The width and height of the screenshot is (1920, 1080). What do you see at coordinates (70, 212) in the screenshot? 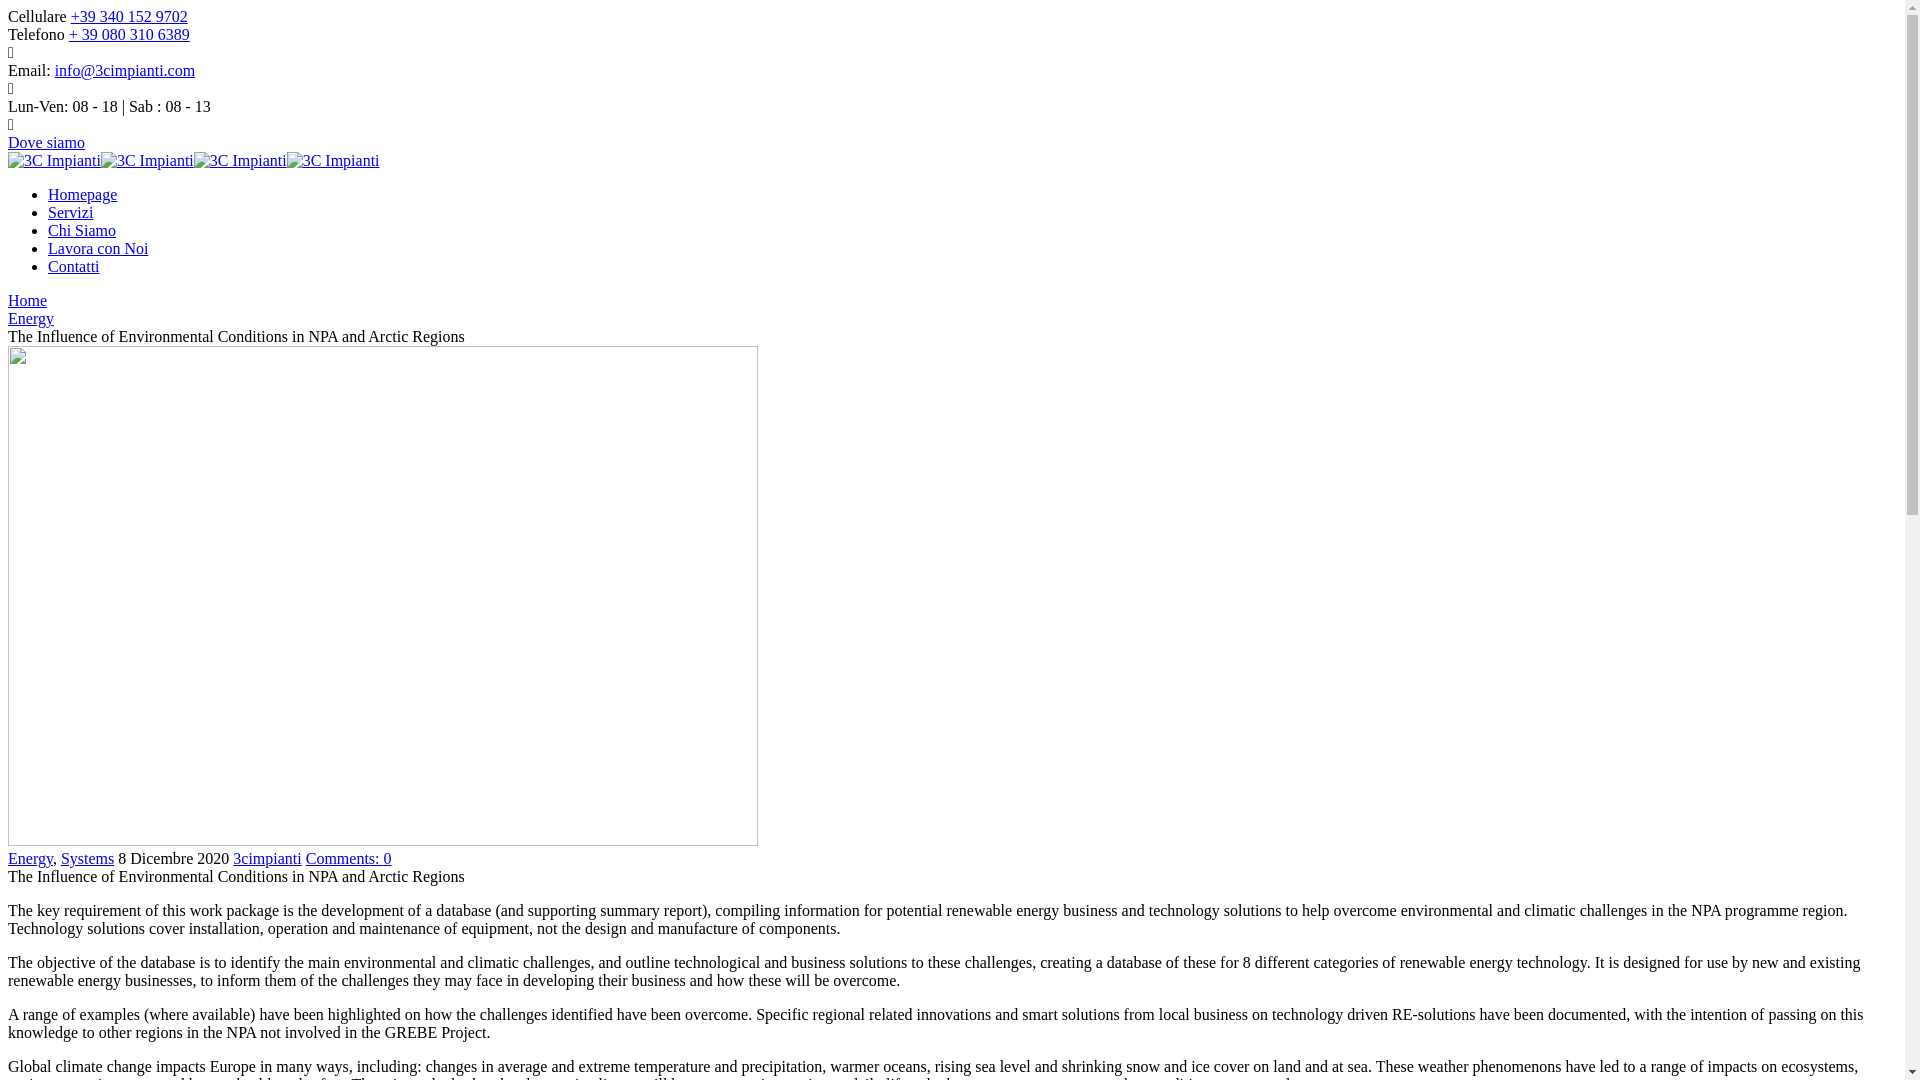
I see `'Servizi'` at bounding box center [70, 212].